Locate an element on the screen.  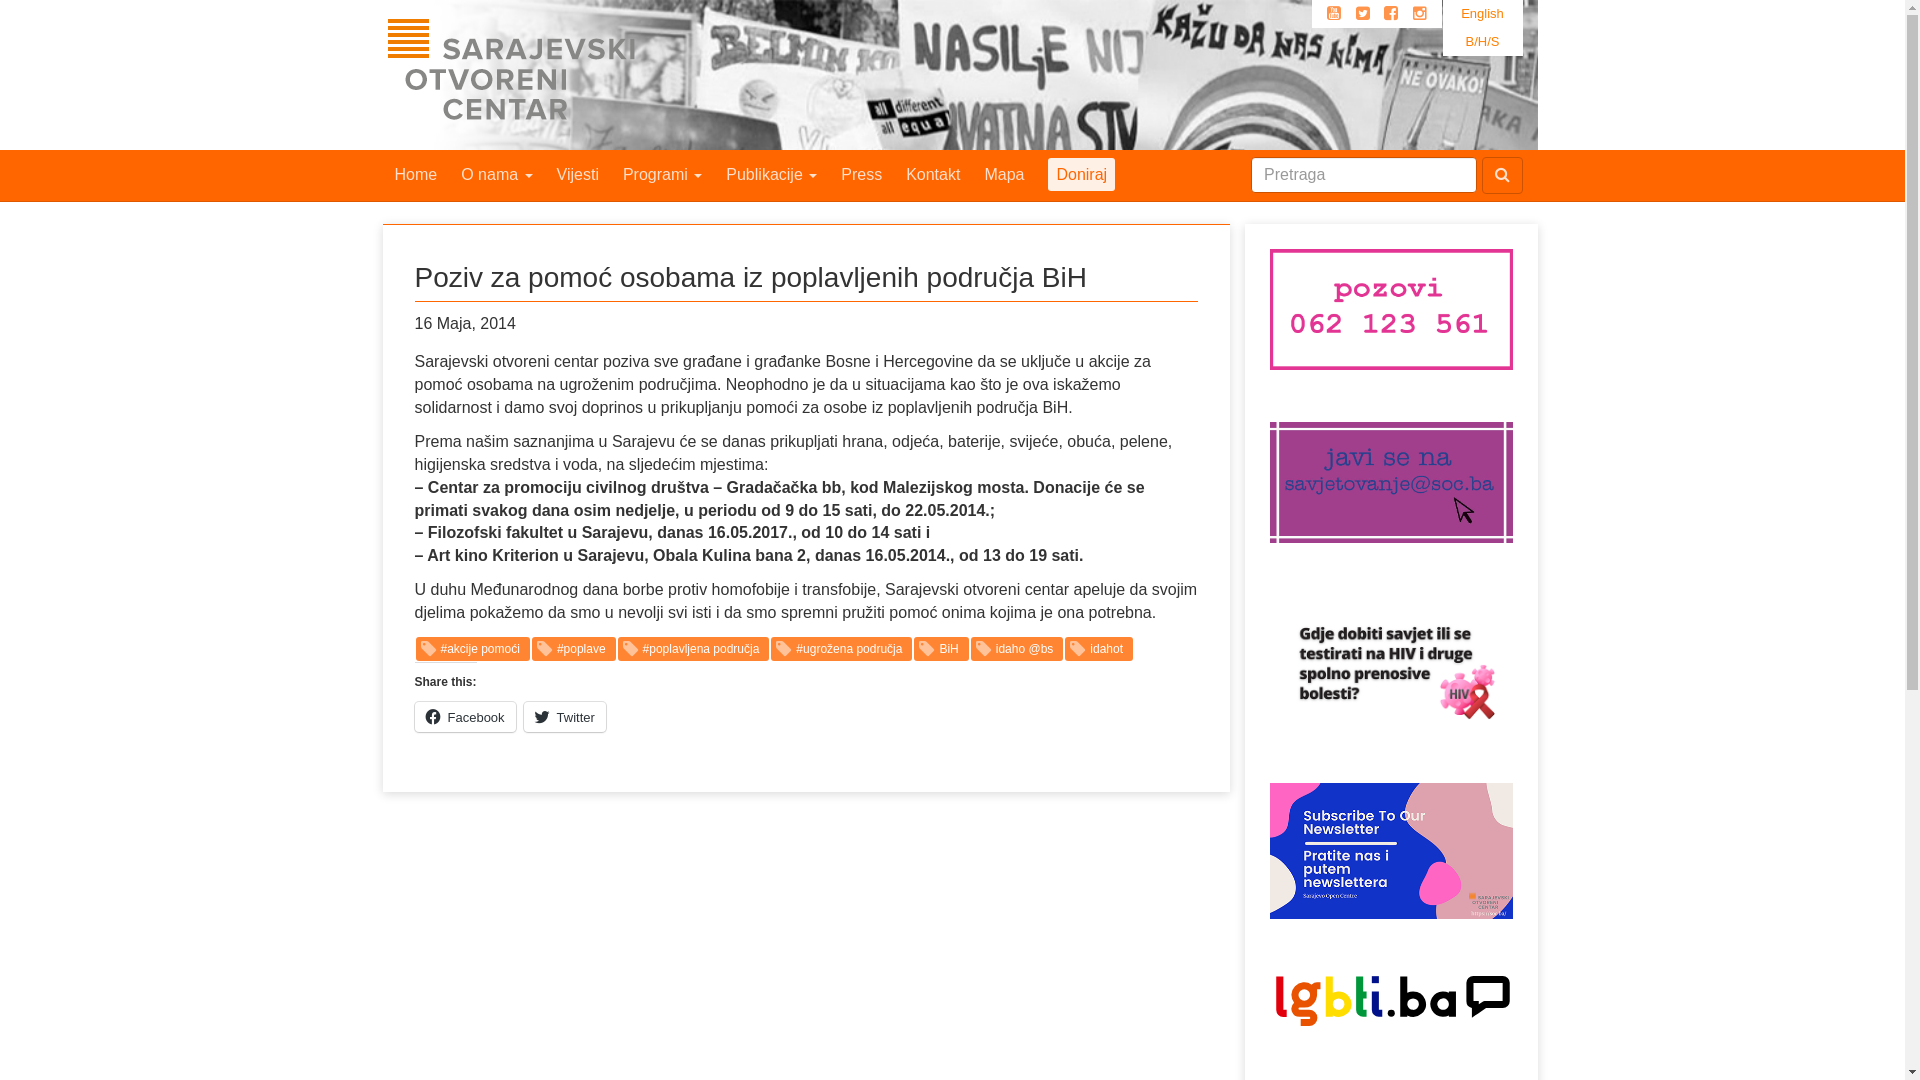
'Kontakt' is located at coordinates (931, 173).